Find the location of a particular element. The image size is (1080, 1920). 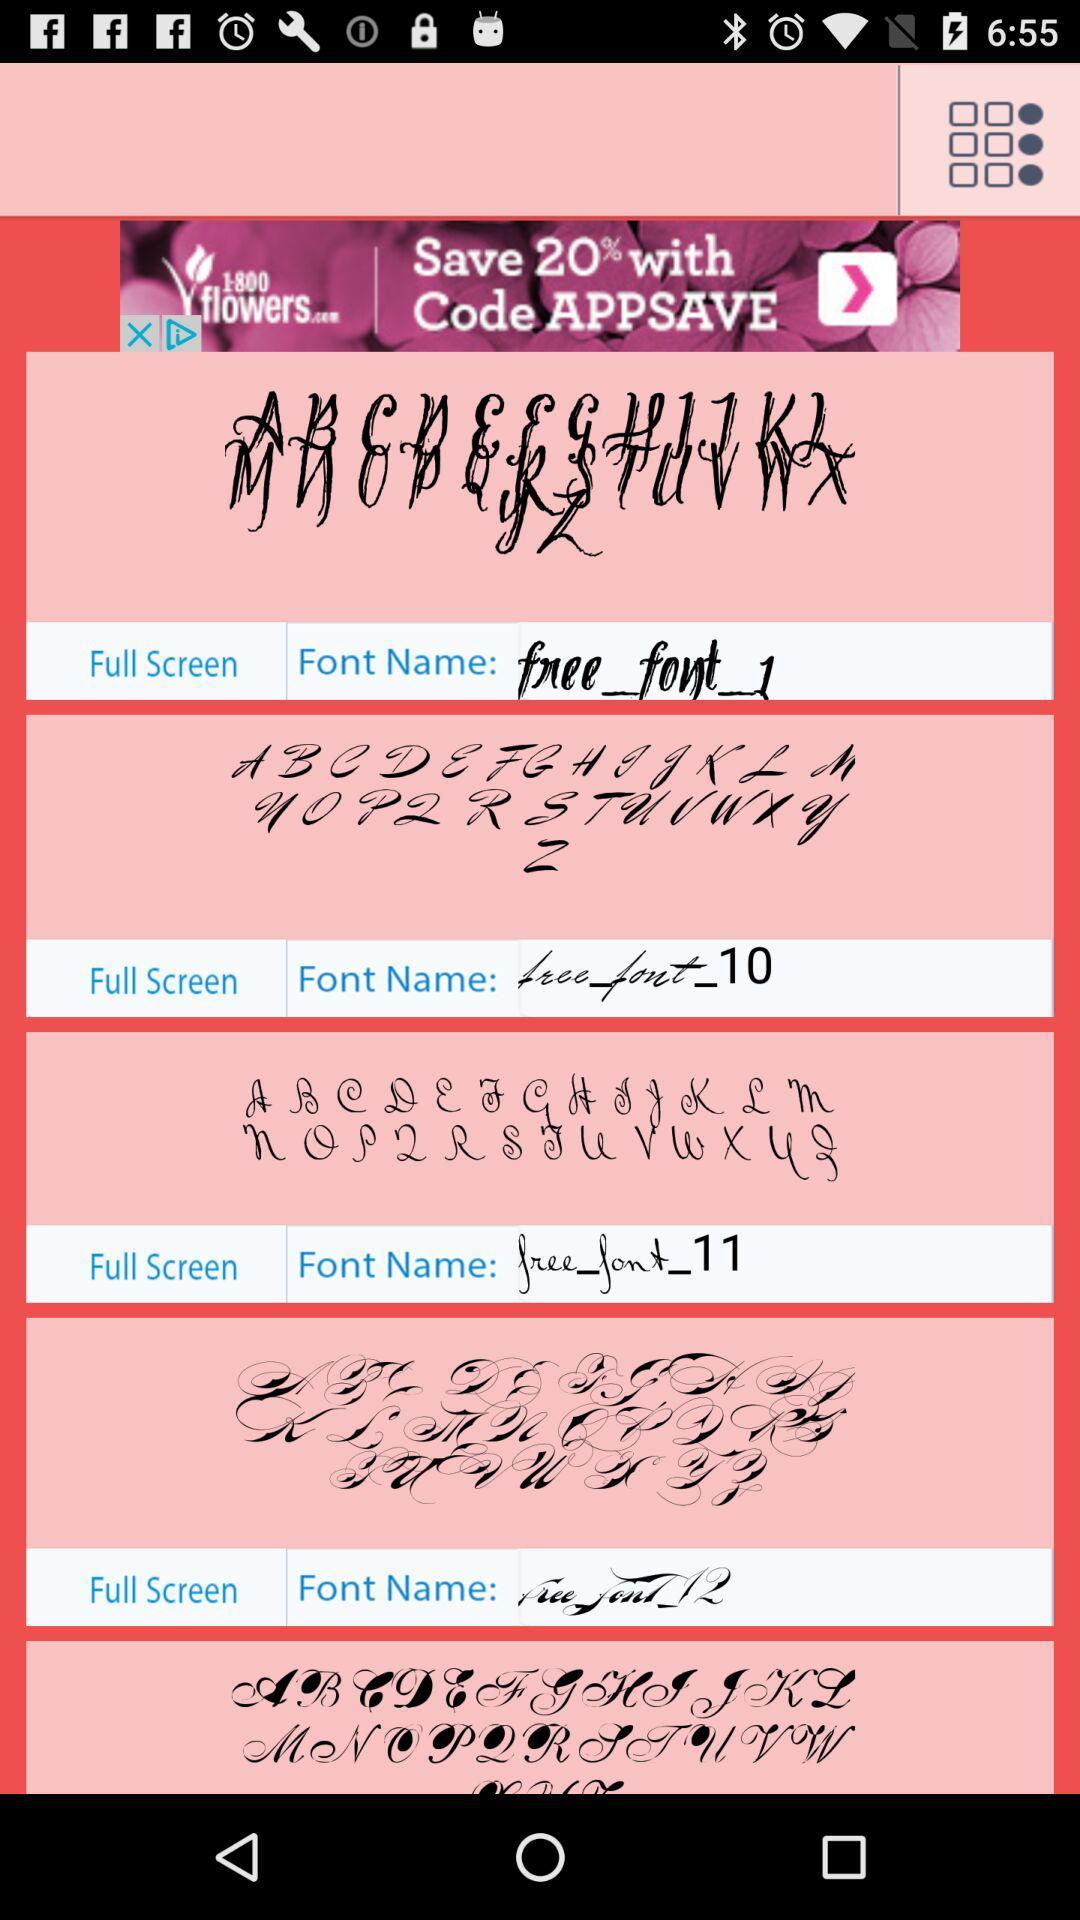

tools option is located at coordinates (987, 140).